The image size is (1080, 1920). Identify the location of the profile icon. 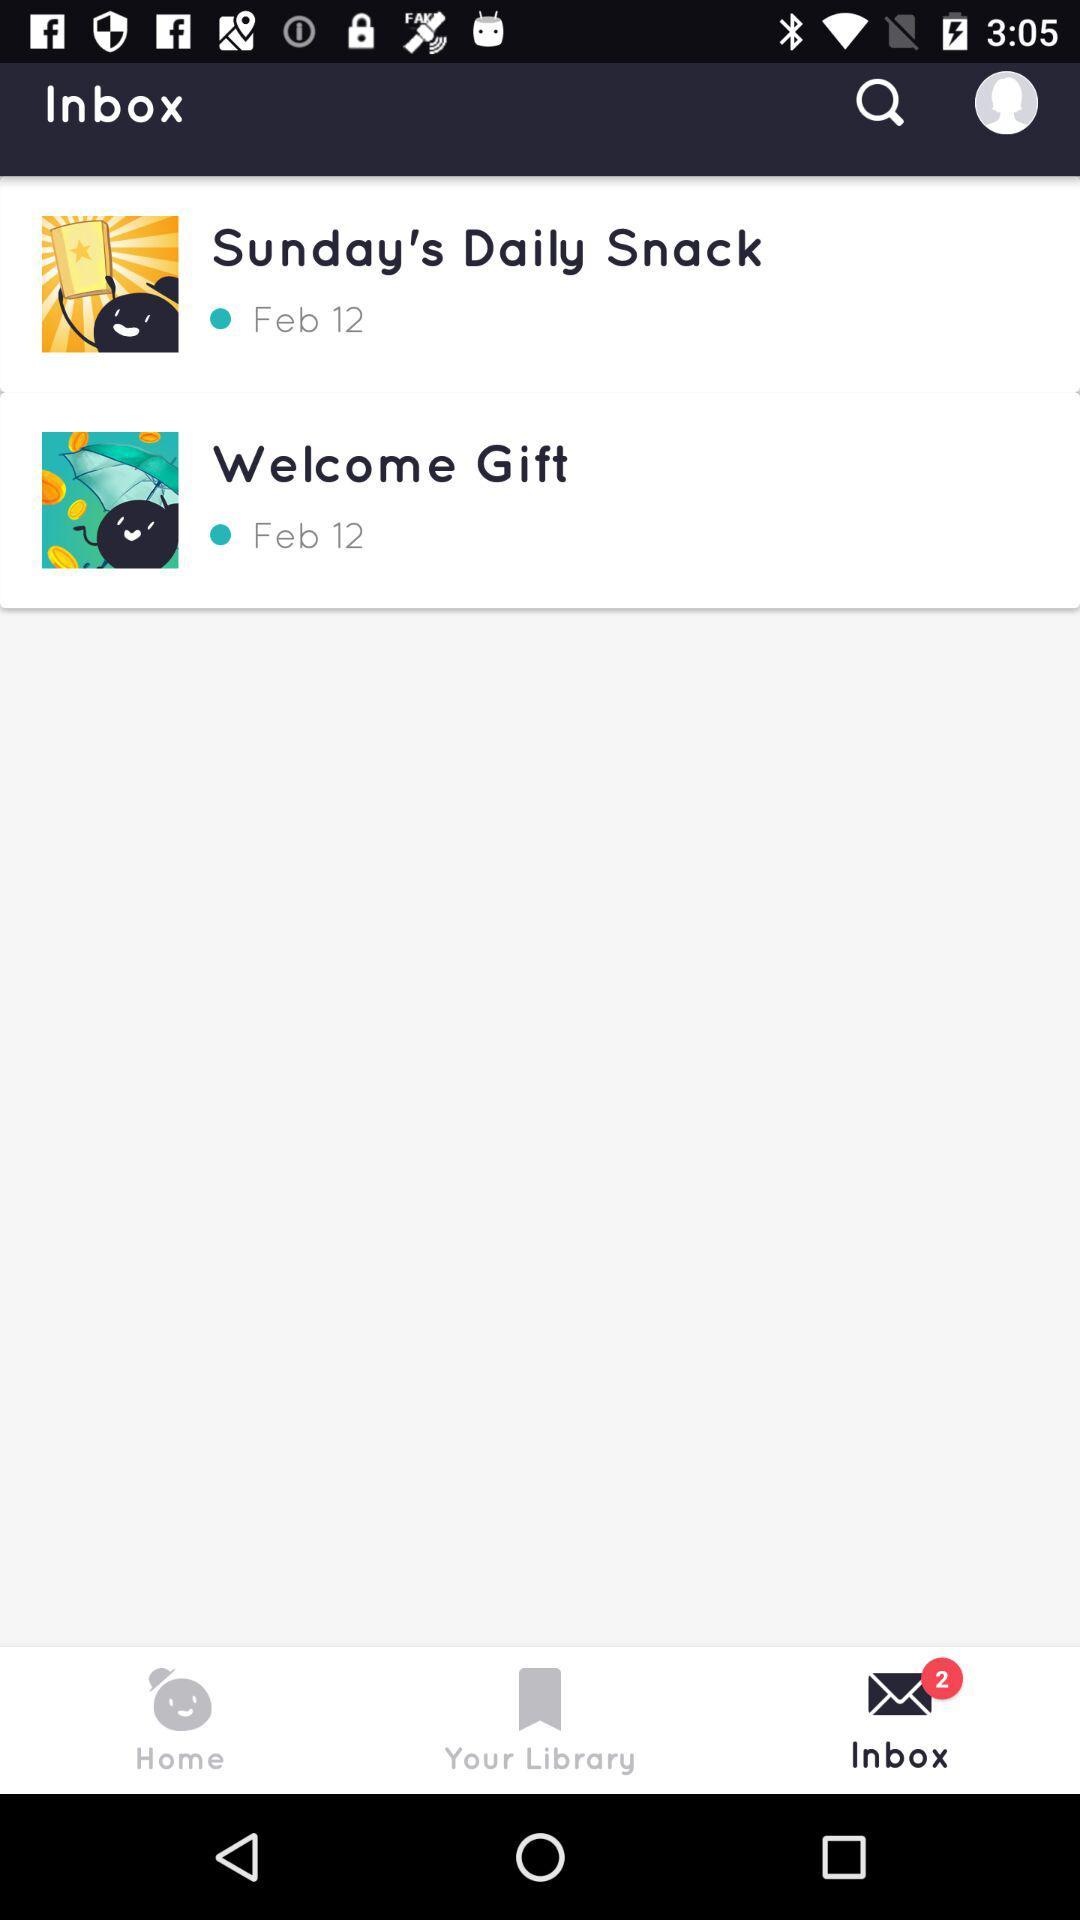
(1006, 101).